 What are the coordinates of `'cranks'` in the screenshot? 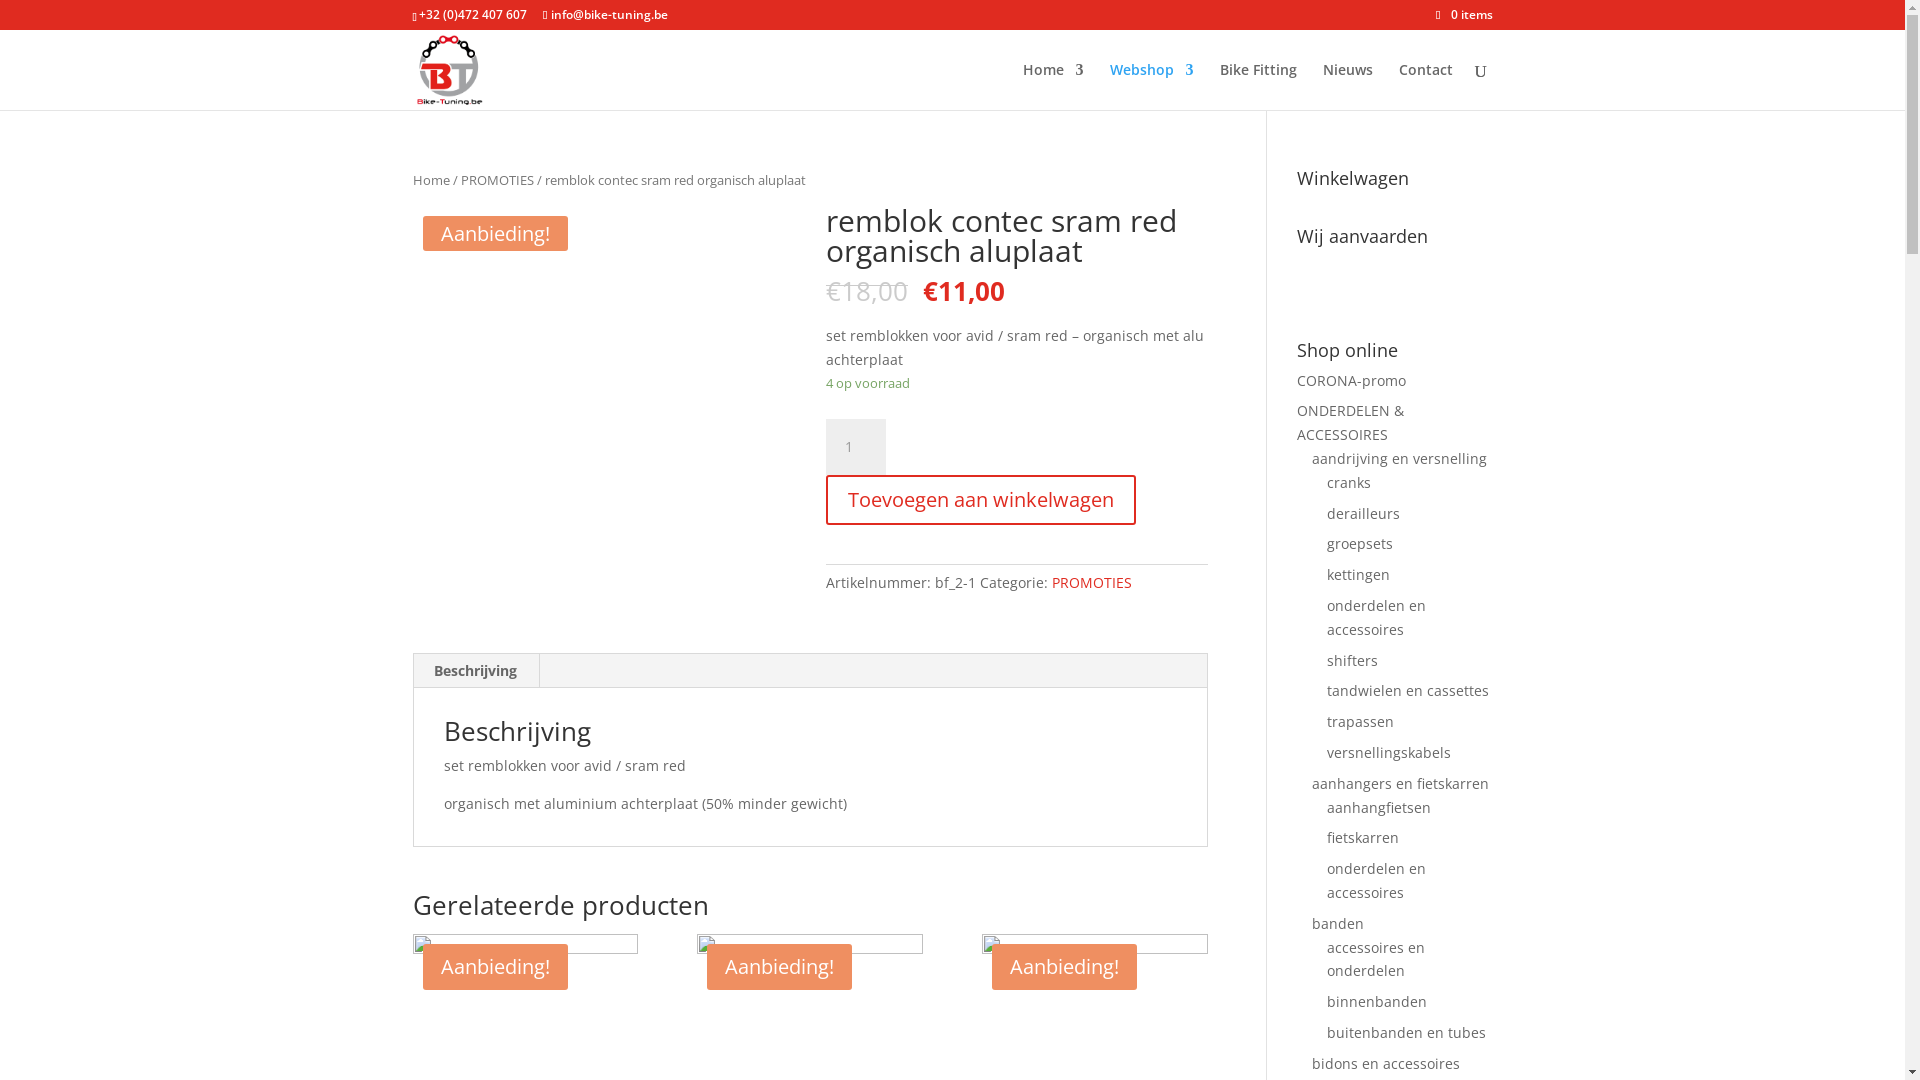 It's located at (1348, 482).